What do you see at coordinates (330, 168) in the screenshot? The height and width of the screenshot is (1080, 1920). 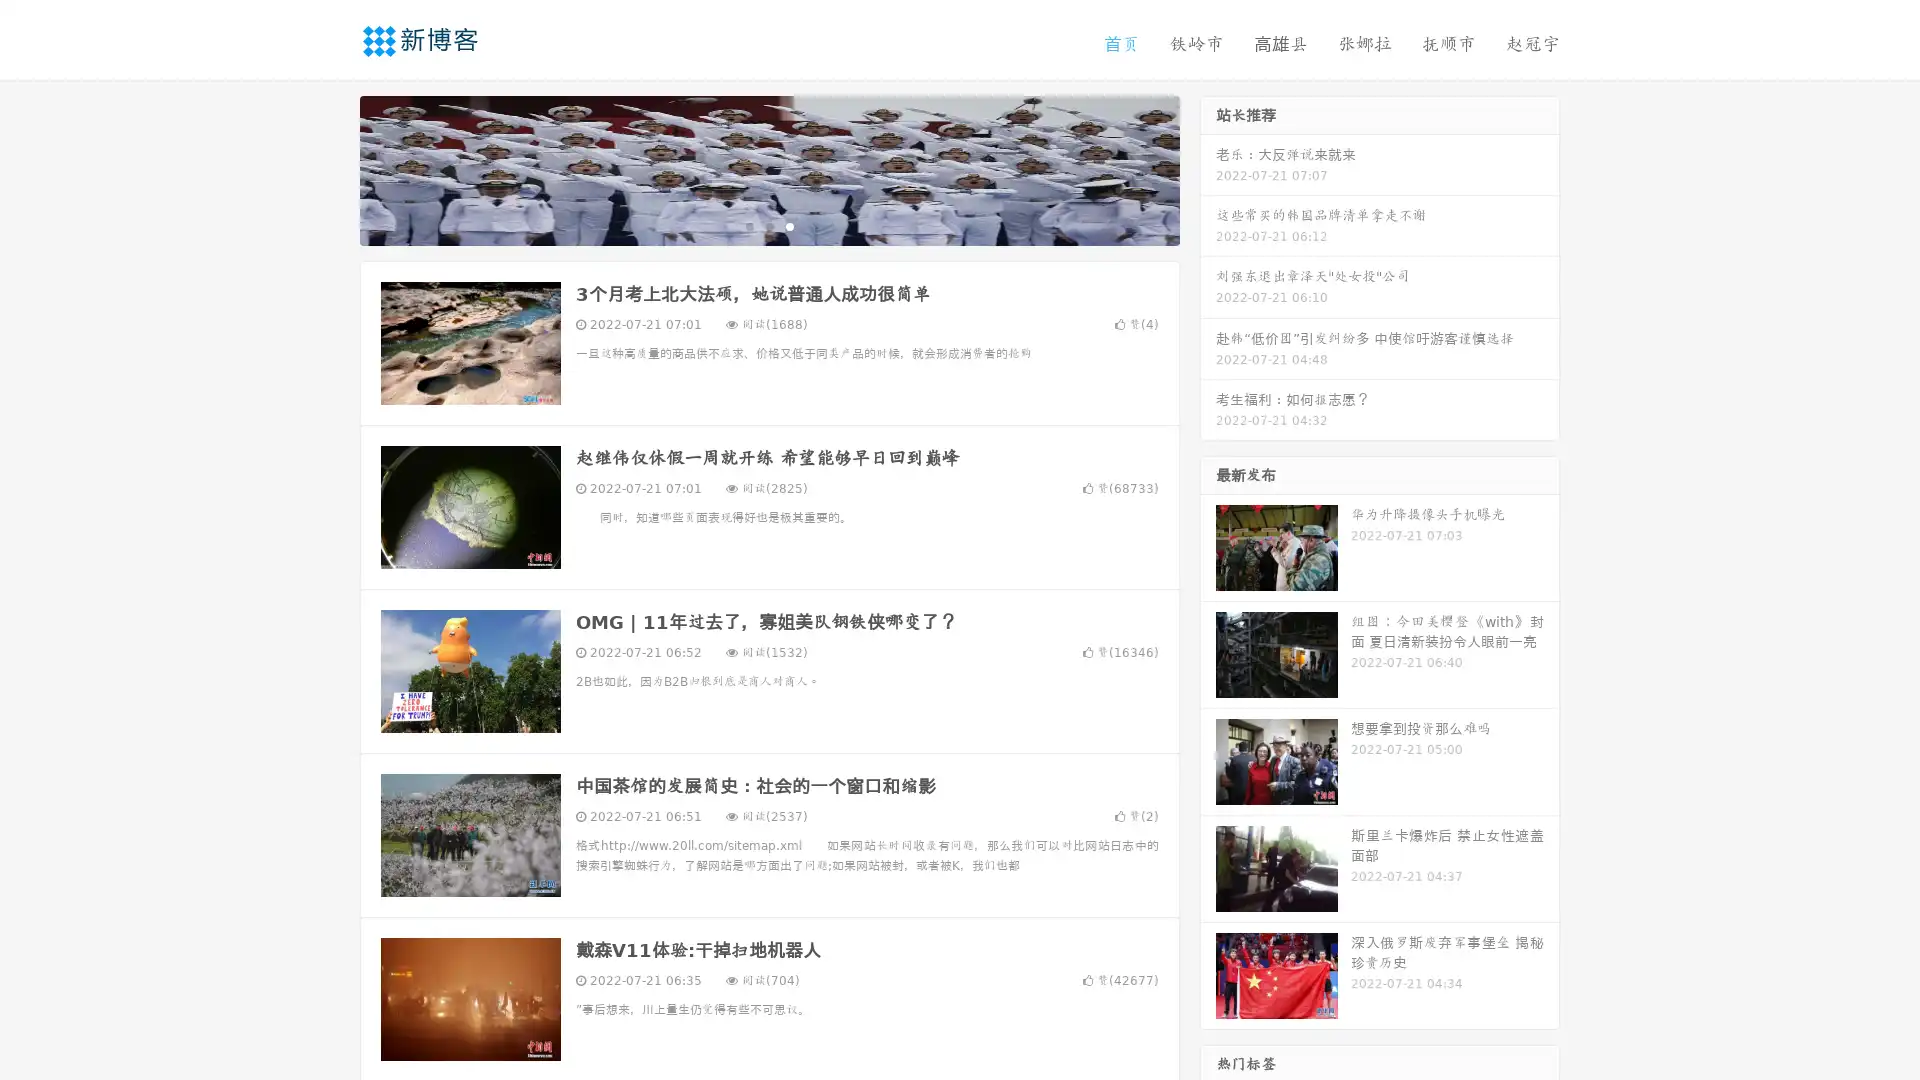 I see `Previous slide` at bounding box center [330, 168].